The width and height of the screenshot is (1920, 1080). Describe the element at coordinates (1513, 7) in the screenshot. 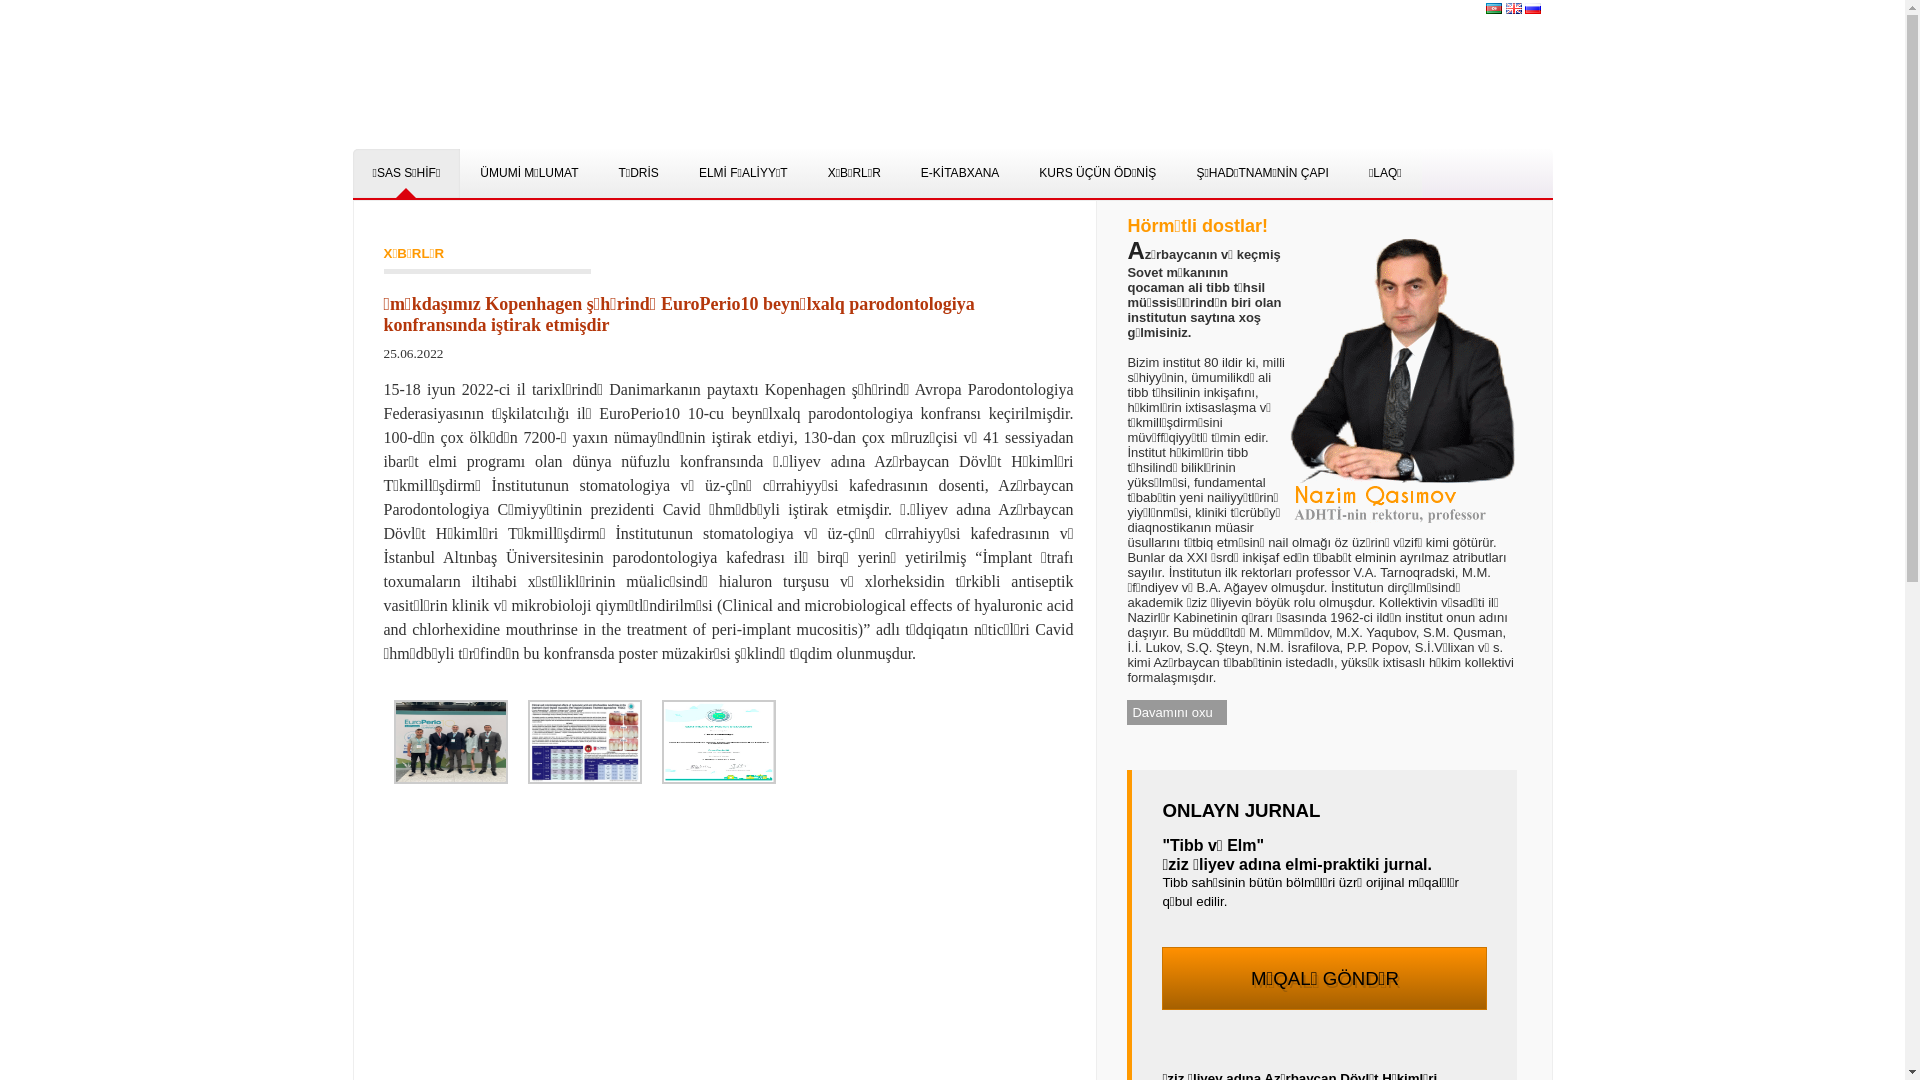

I see `'English version'` at that location.